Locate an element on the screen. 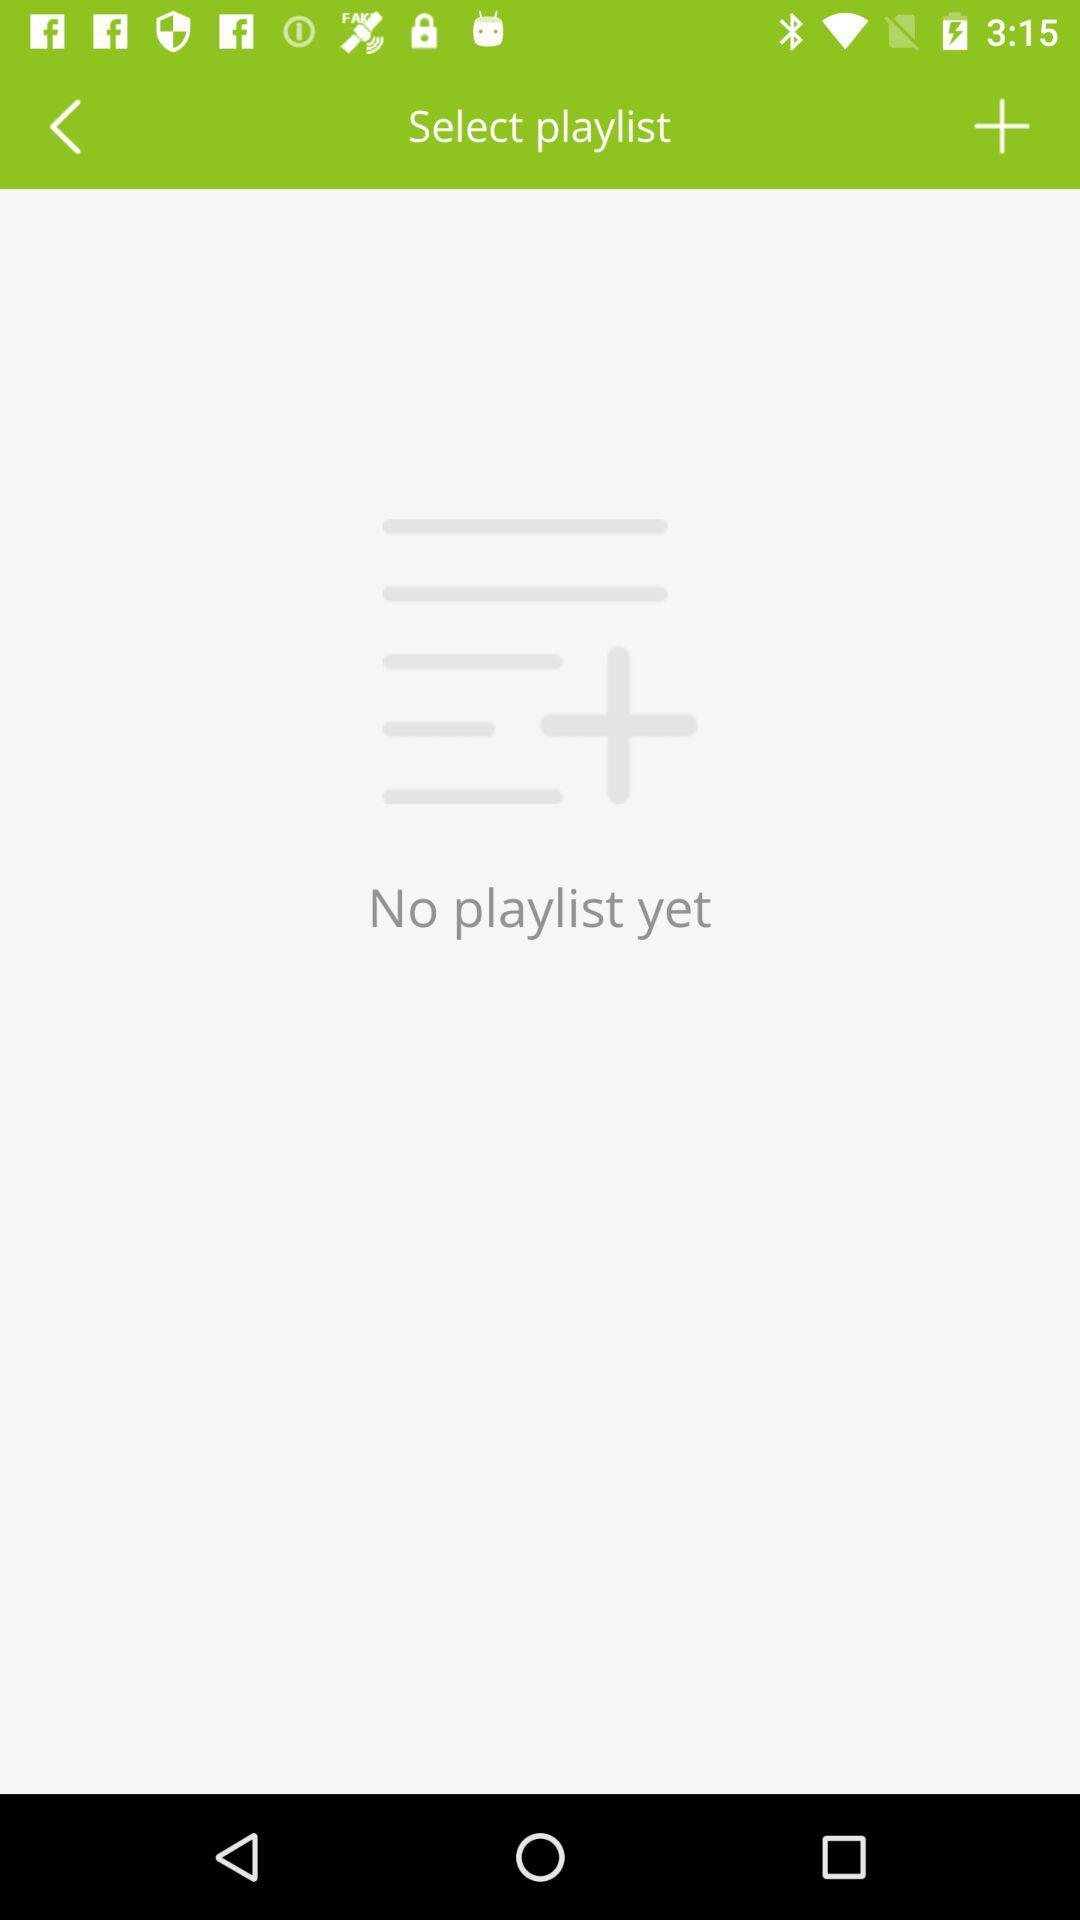 The height and width of the screenshot is (1920, 1080). the icon to the left of the select playlist icon is located at coordinates (63, 124).